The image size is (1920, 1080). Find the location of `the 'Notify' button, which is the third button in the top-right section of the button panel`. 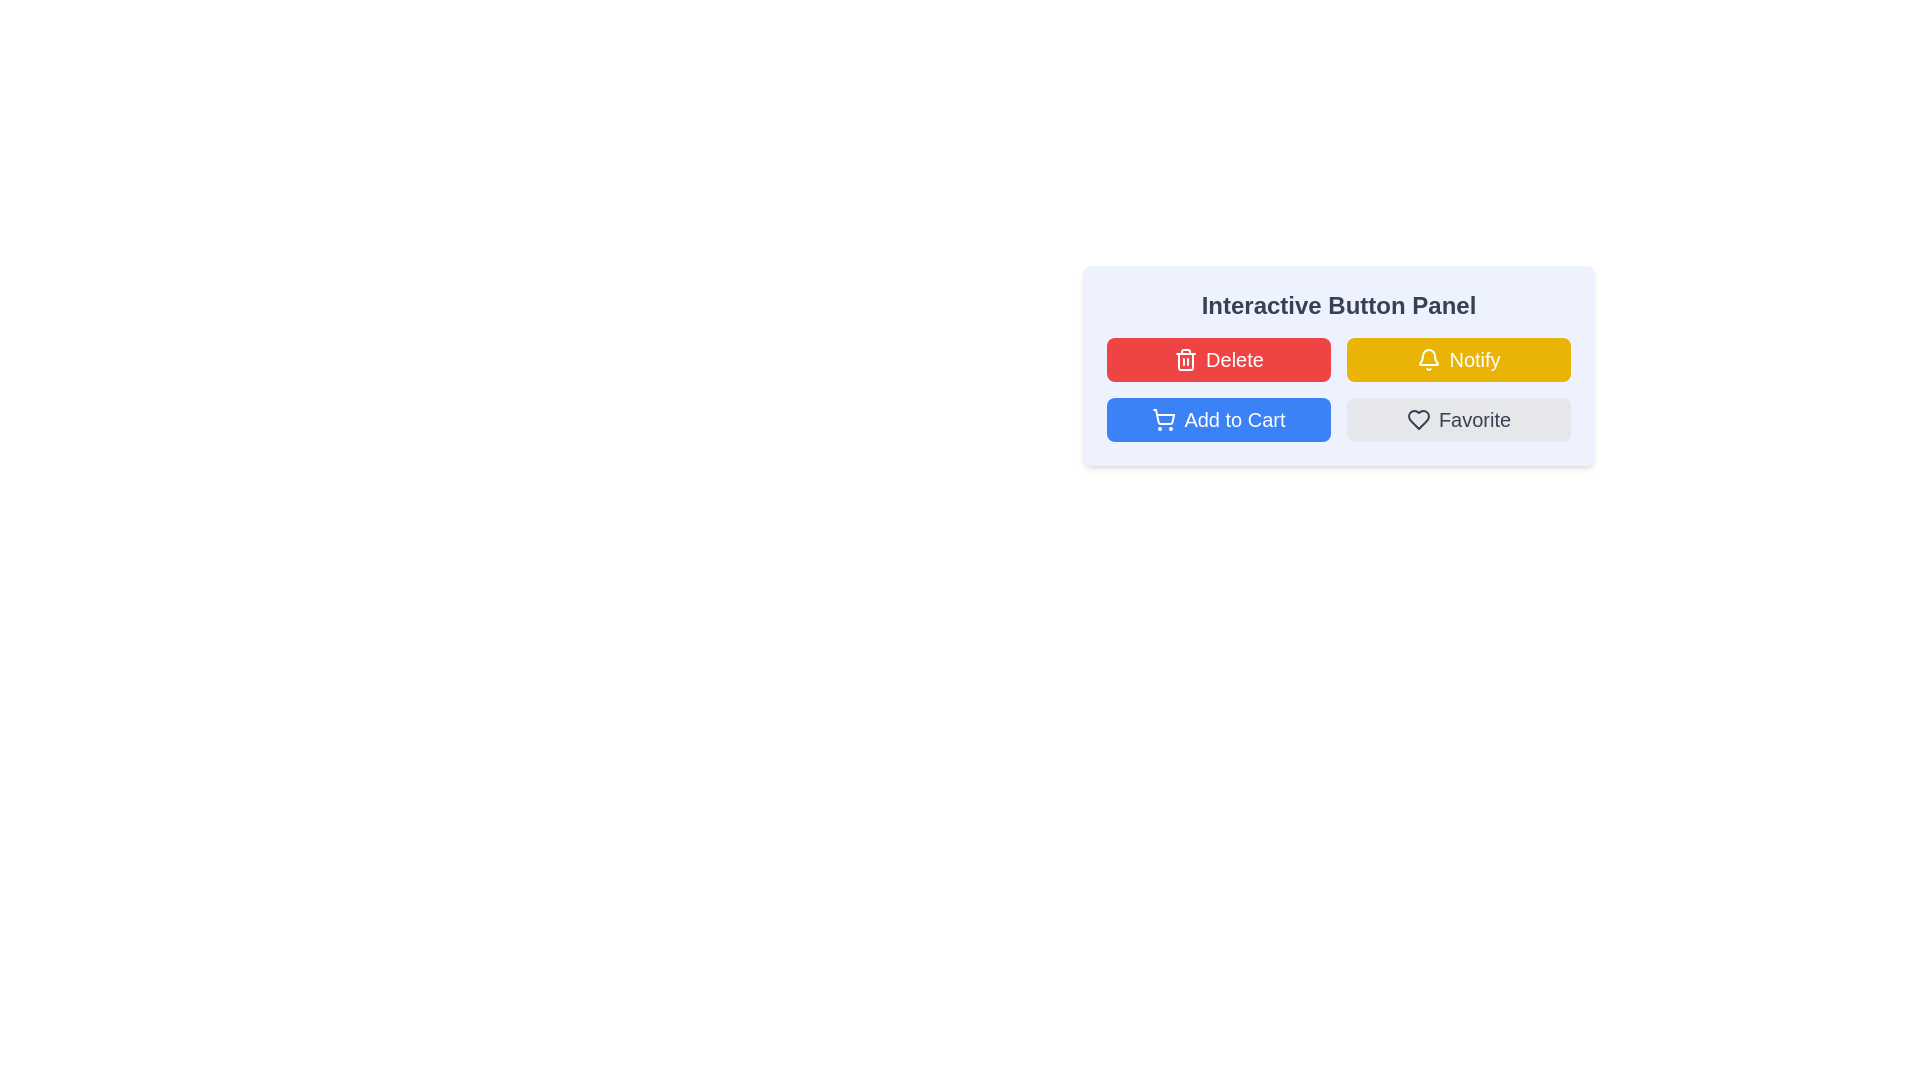

the 'Notify' button, which is the third button in the top-right section of the button panel is located at coordinates (1474, 358).